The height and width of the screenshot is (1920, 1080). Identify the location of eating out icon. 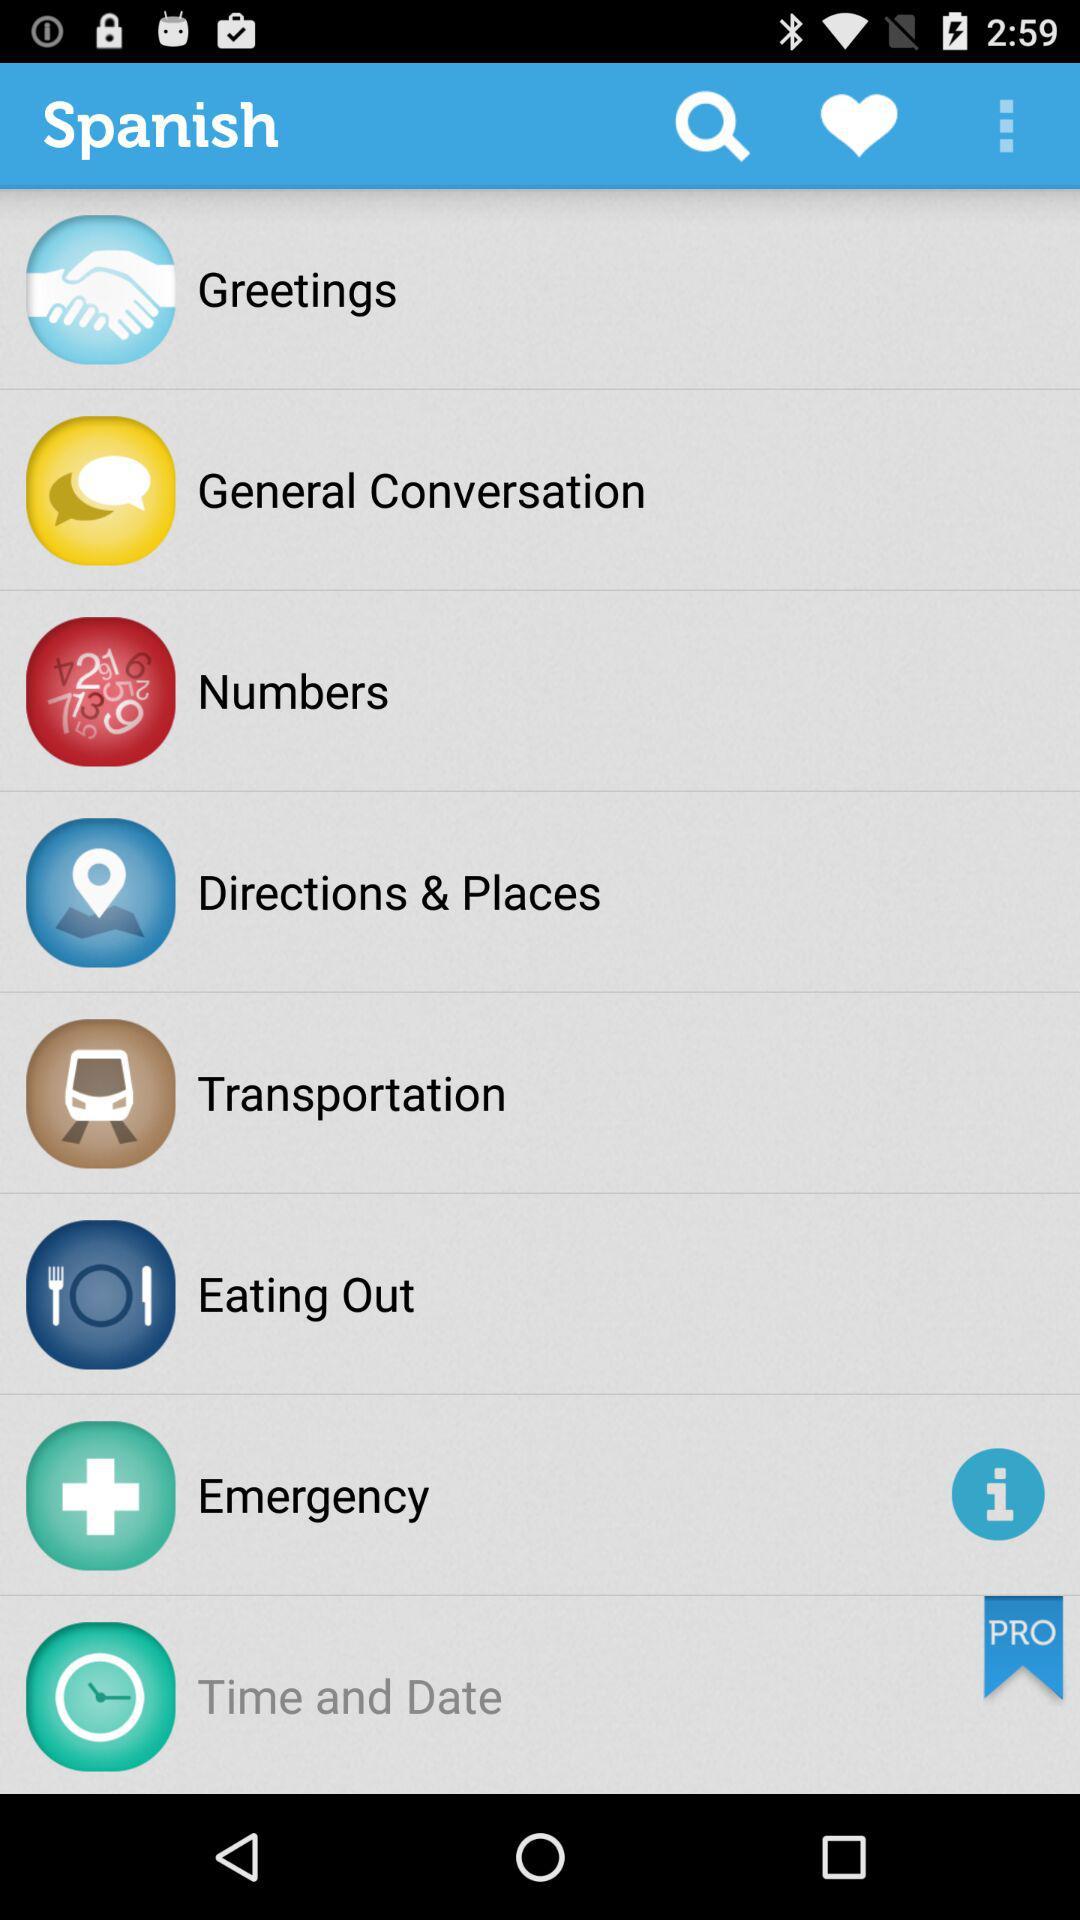
(306, 1293).